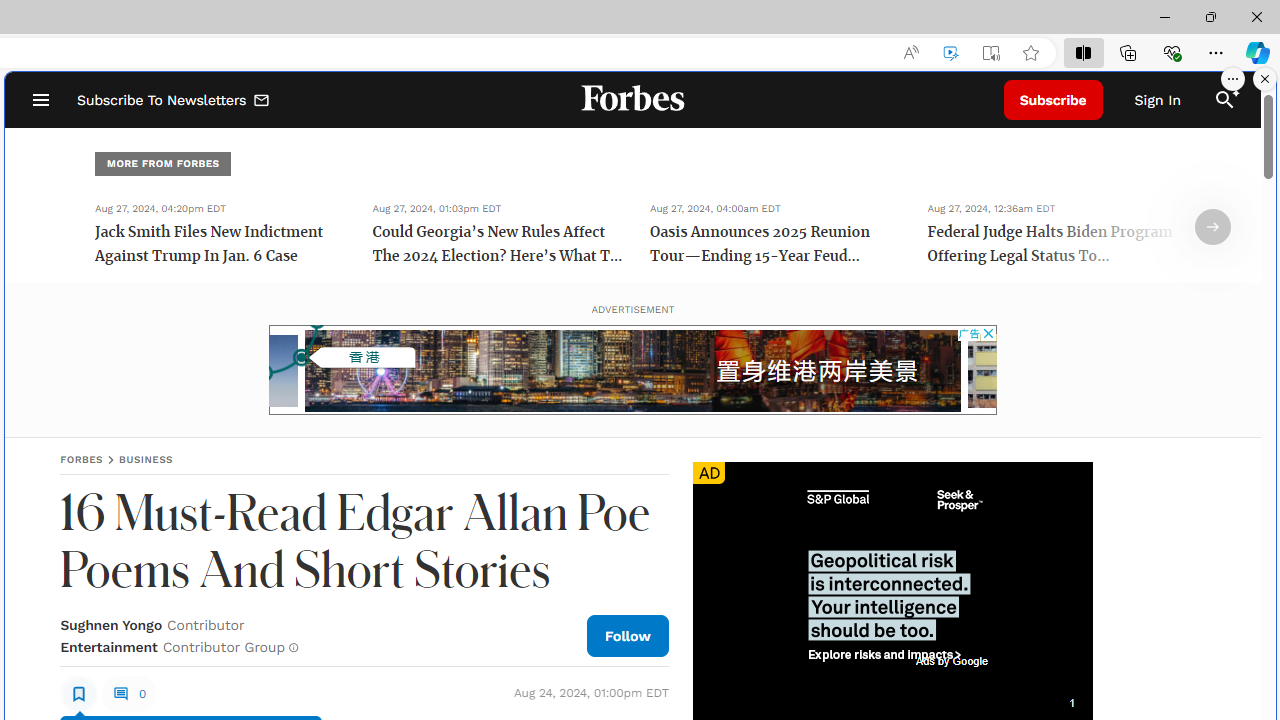  I want to click on 'Class: envelope_svg__fs-icon envelope_svg__fs-icon--envelope', so click(261, 102).